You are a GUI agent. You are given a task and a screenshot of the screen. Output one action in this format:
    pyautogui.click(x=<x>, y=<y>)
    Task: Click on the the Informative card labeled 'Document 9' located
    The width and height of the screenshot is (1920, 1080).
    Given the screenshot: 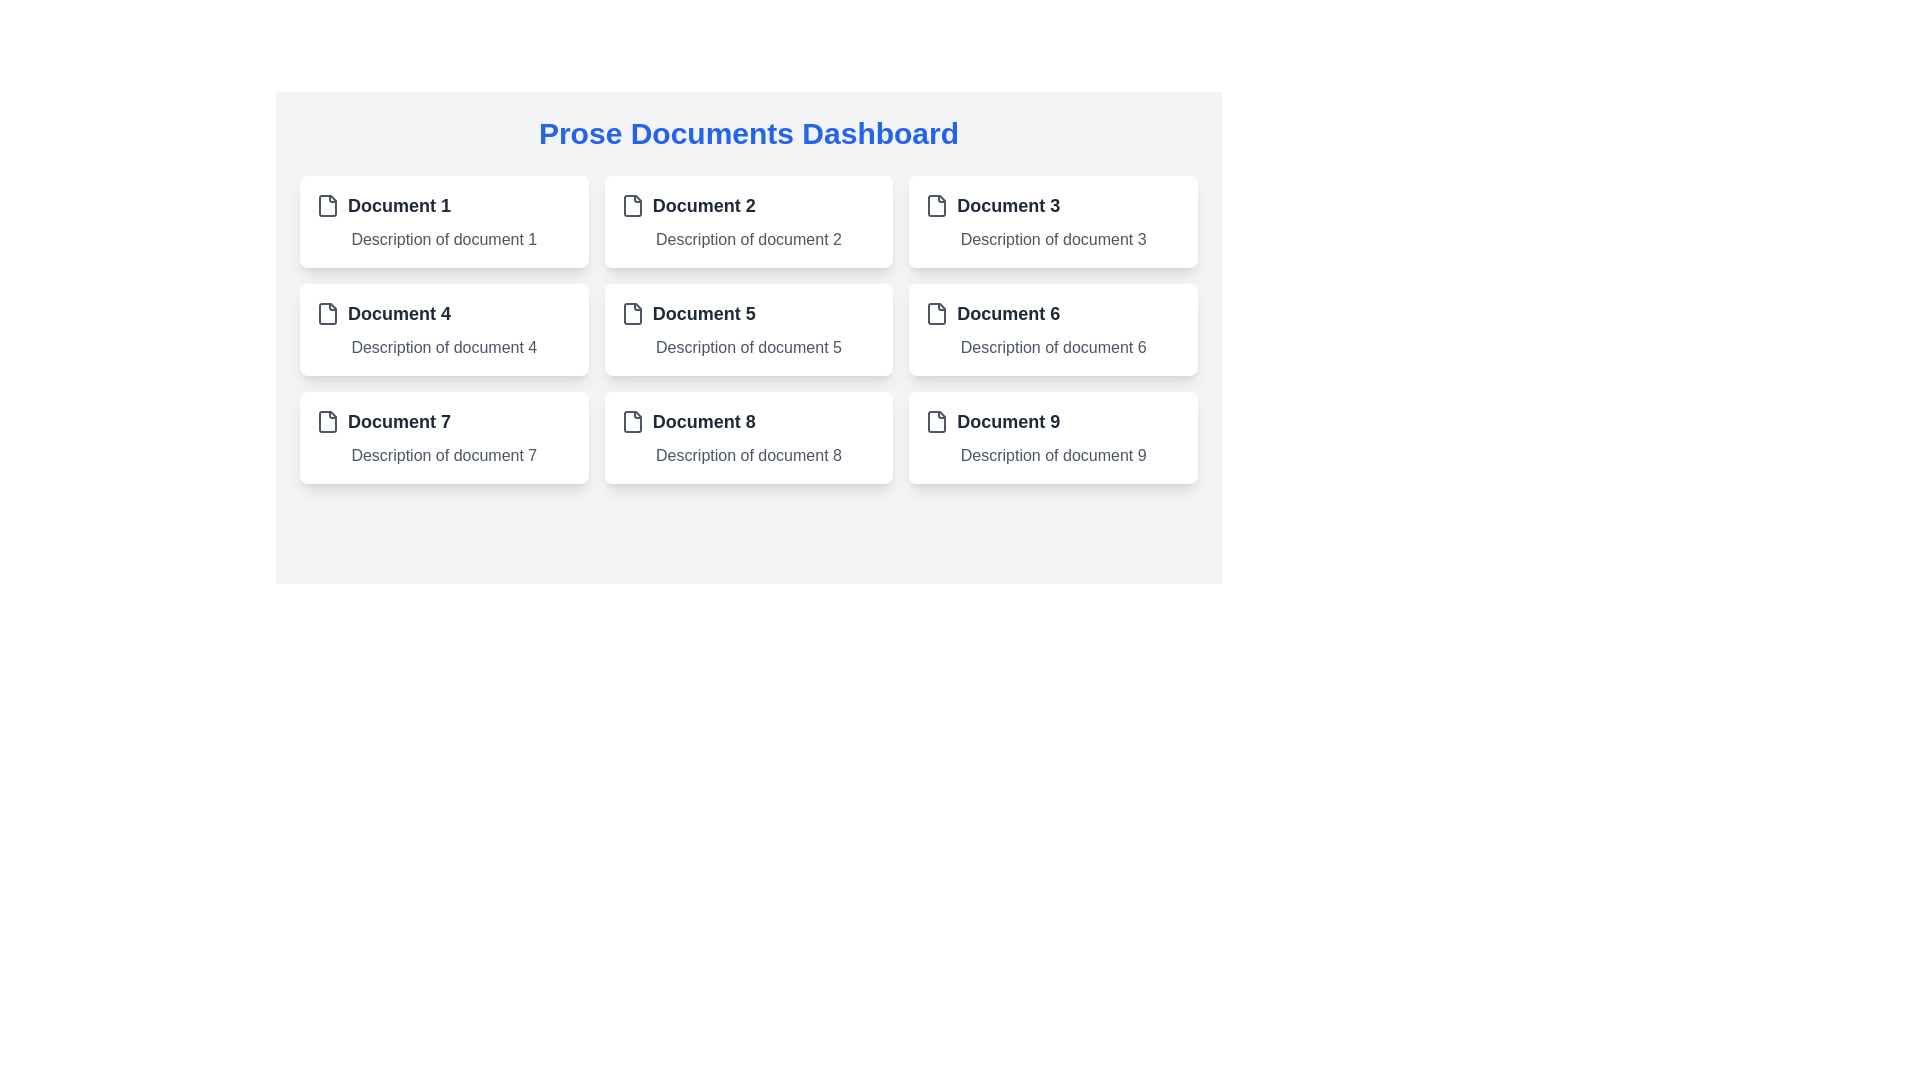 What is the action you would take?
    pyautogui.click(x=1052, y=437)
    